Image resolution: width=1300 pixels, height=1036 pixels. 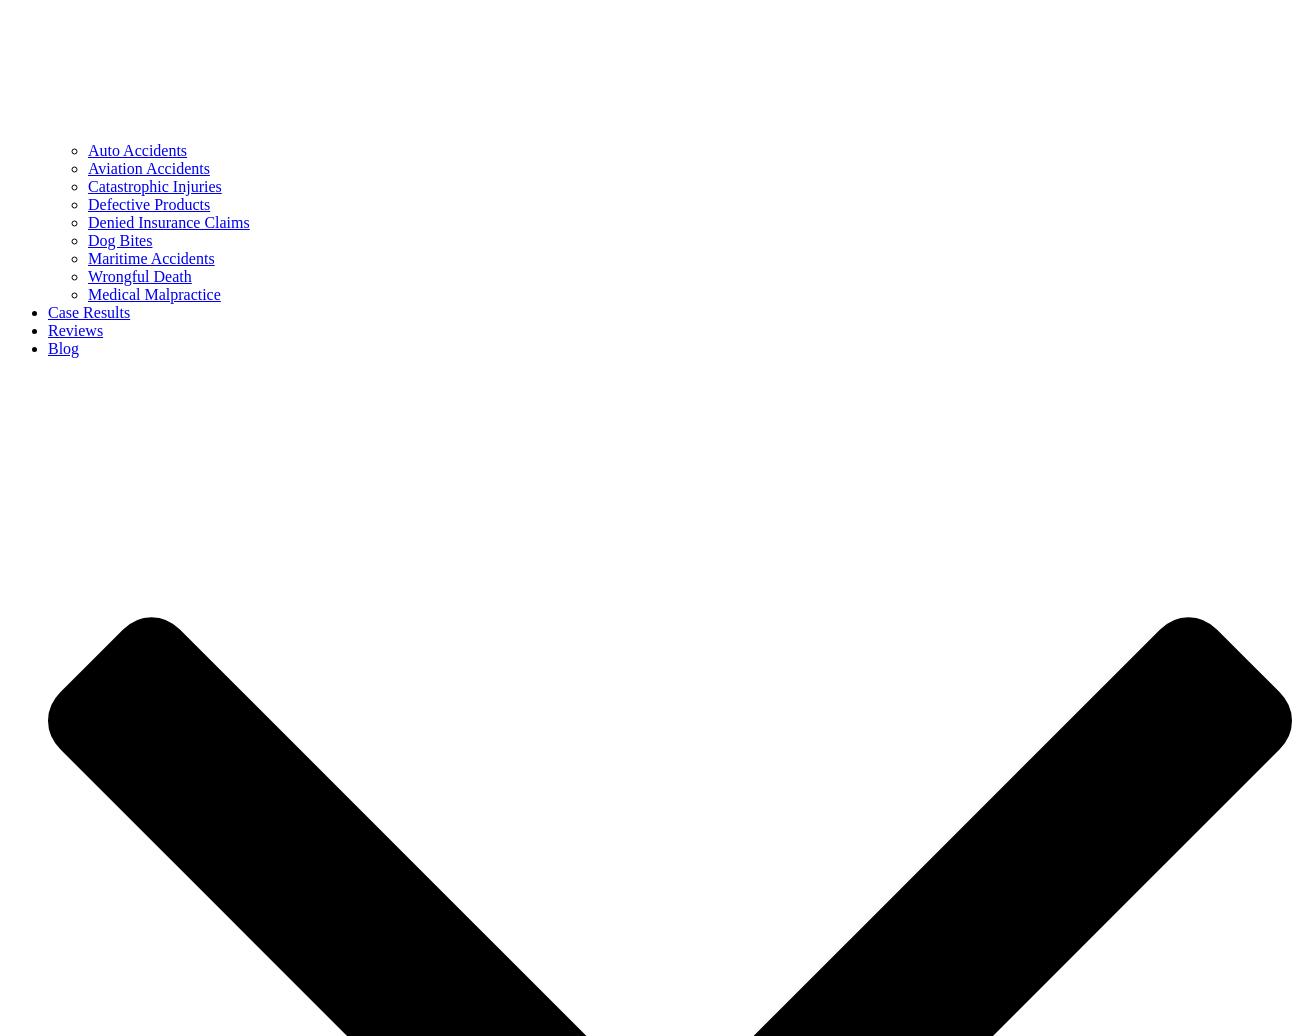 I want to click on 'Maritime Accidents', so click(x=150, y=258).